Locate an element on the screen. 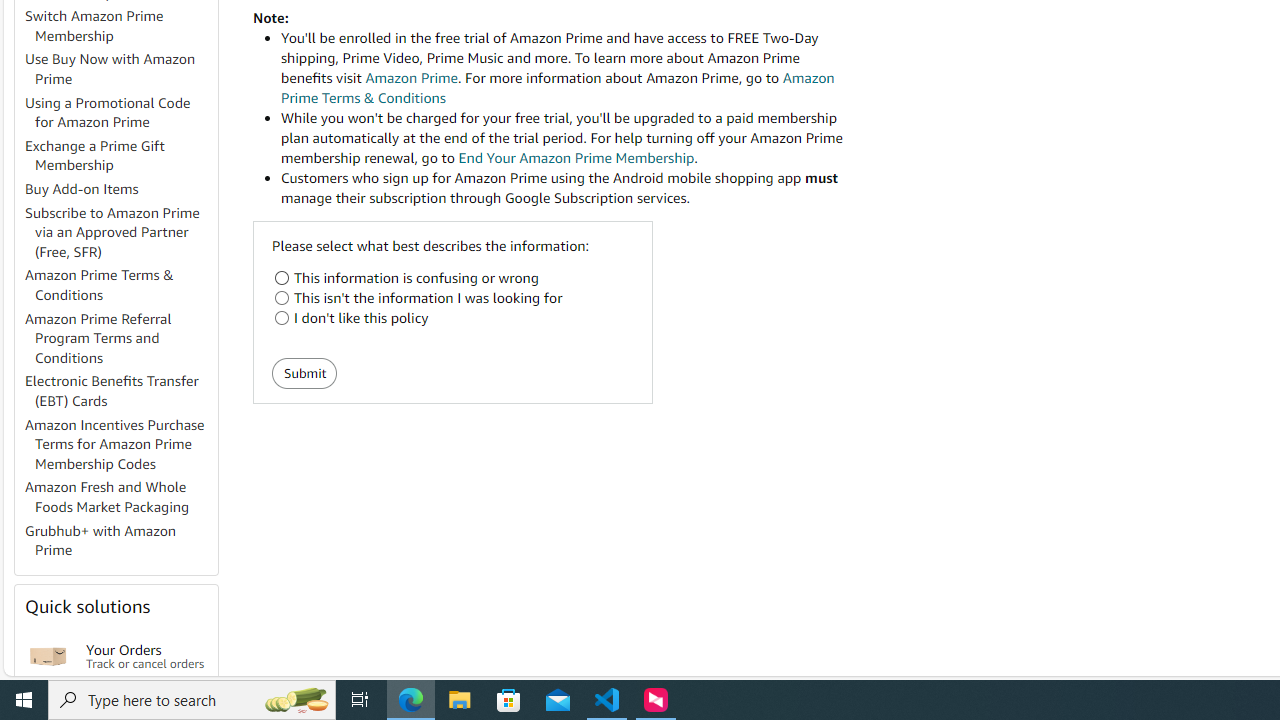 Image resolution: width=1280 pixels, height=720 pixels. 'Amazon Prime Referral Program Terms and Conditions' is located at coordinates (119, 337).